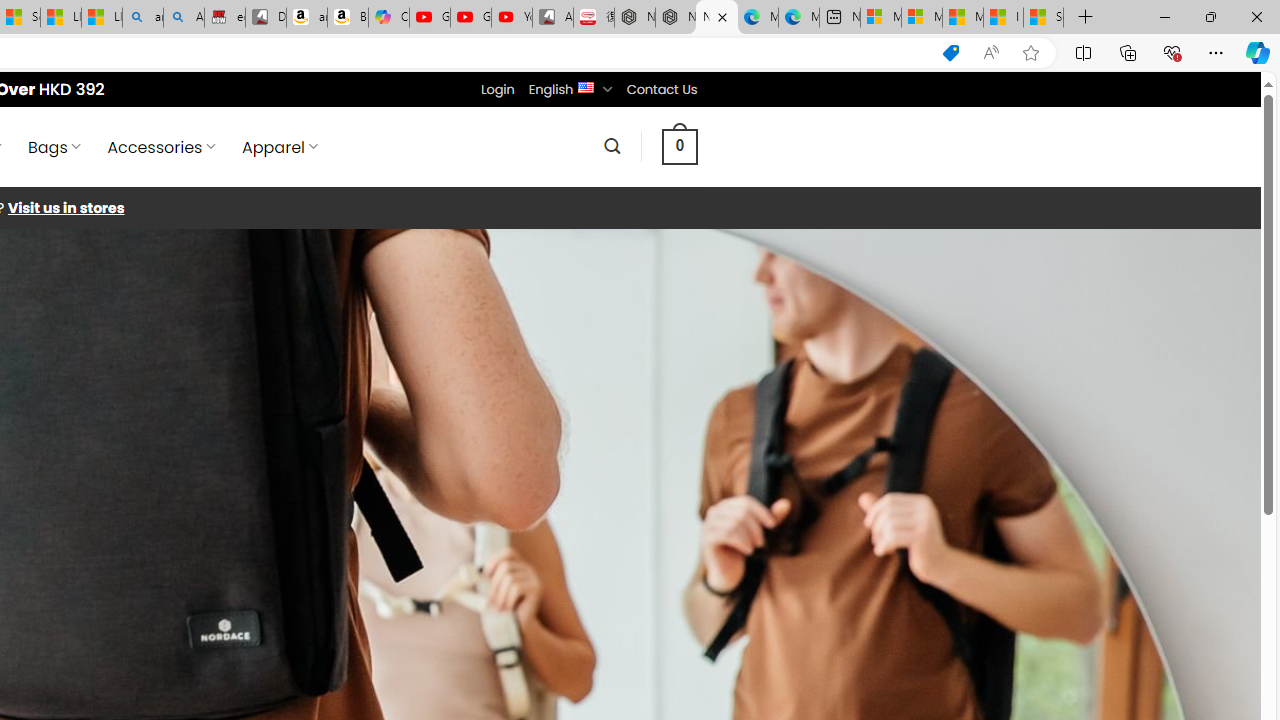 This screenshot has height=720, width=1280. Describe the element at coordinates (921, 17) in the screenshot. I see `'Microsoft account | Privacy'` at that location.